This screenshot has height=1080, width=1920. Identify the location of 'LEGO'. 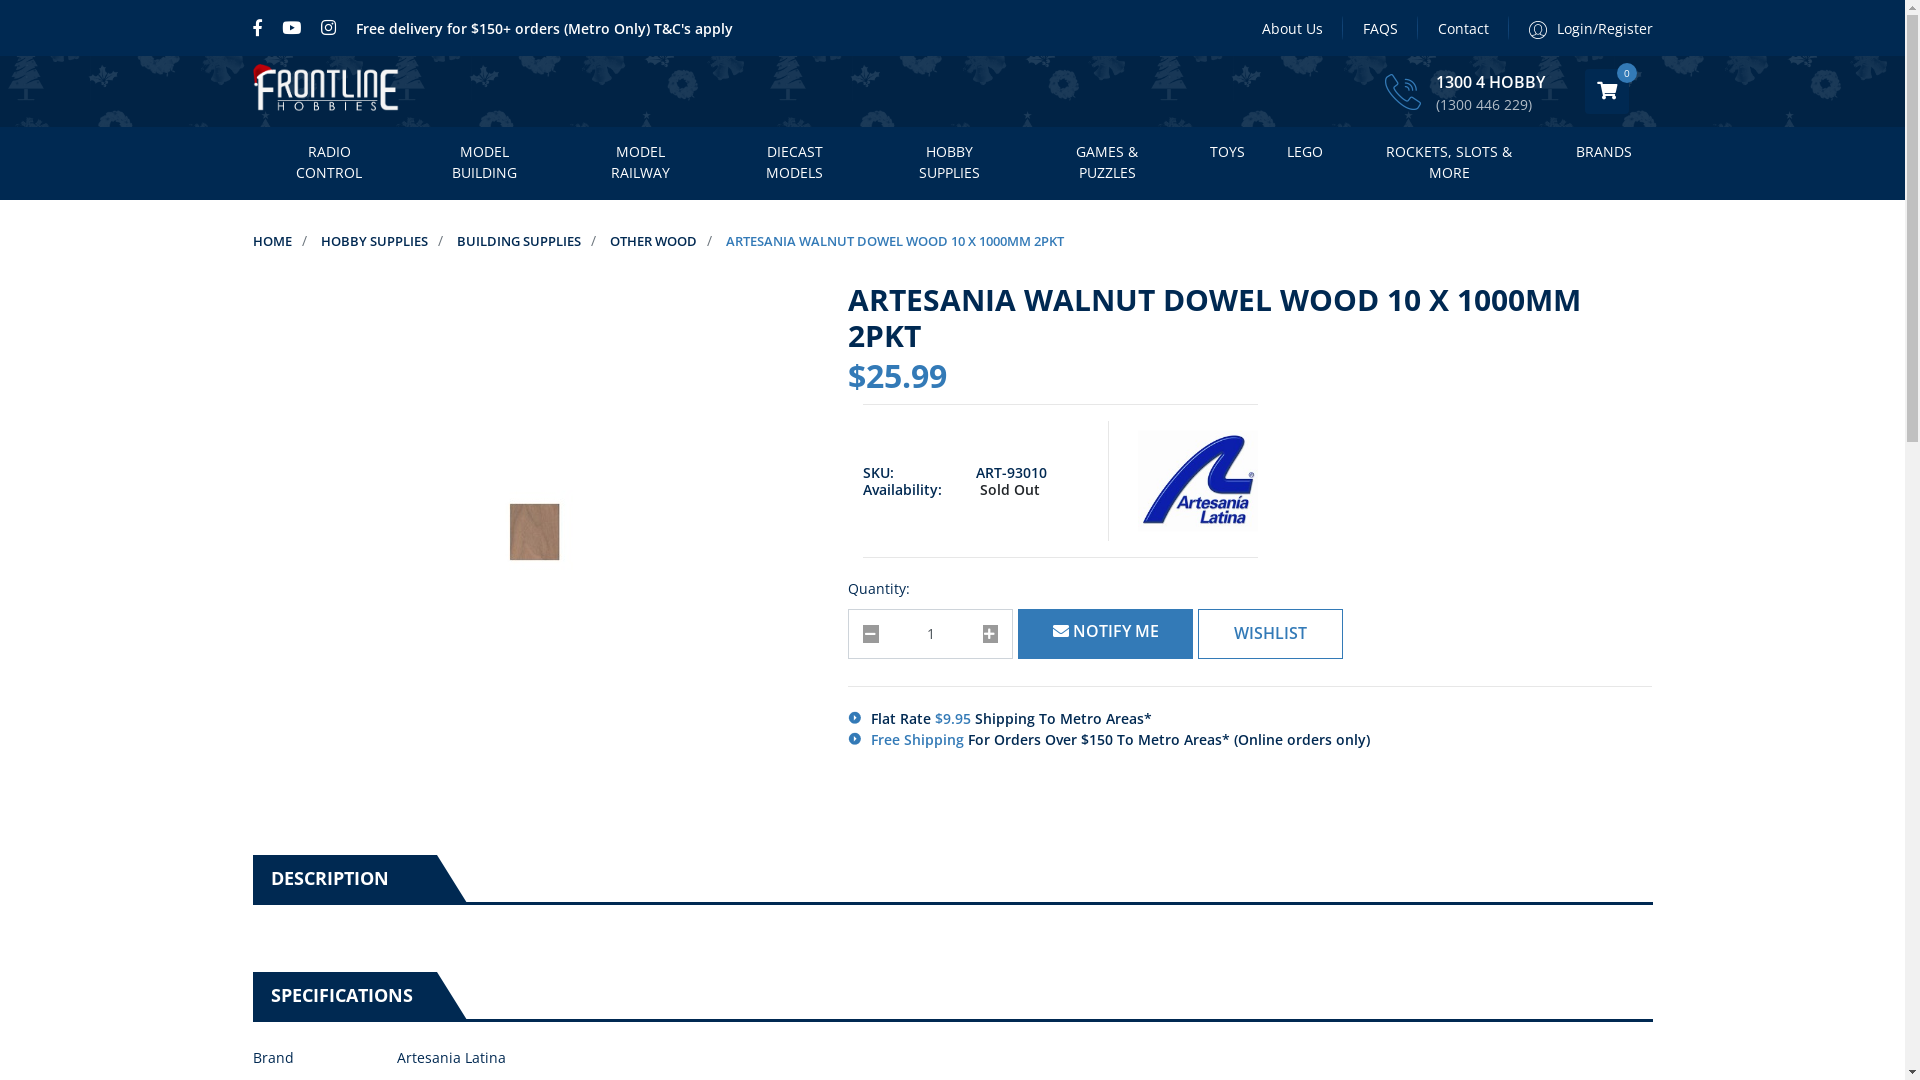
(1305, 152).